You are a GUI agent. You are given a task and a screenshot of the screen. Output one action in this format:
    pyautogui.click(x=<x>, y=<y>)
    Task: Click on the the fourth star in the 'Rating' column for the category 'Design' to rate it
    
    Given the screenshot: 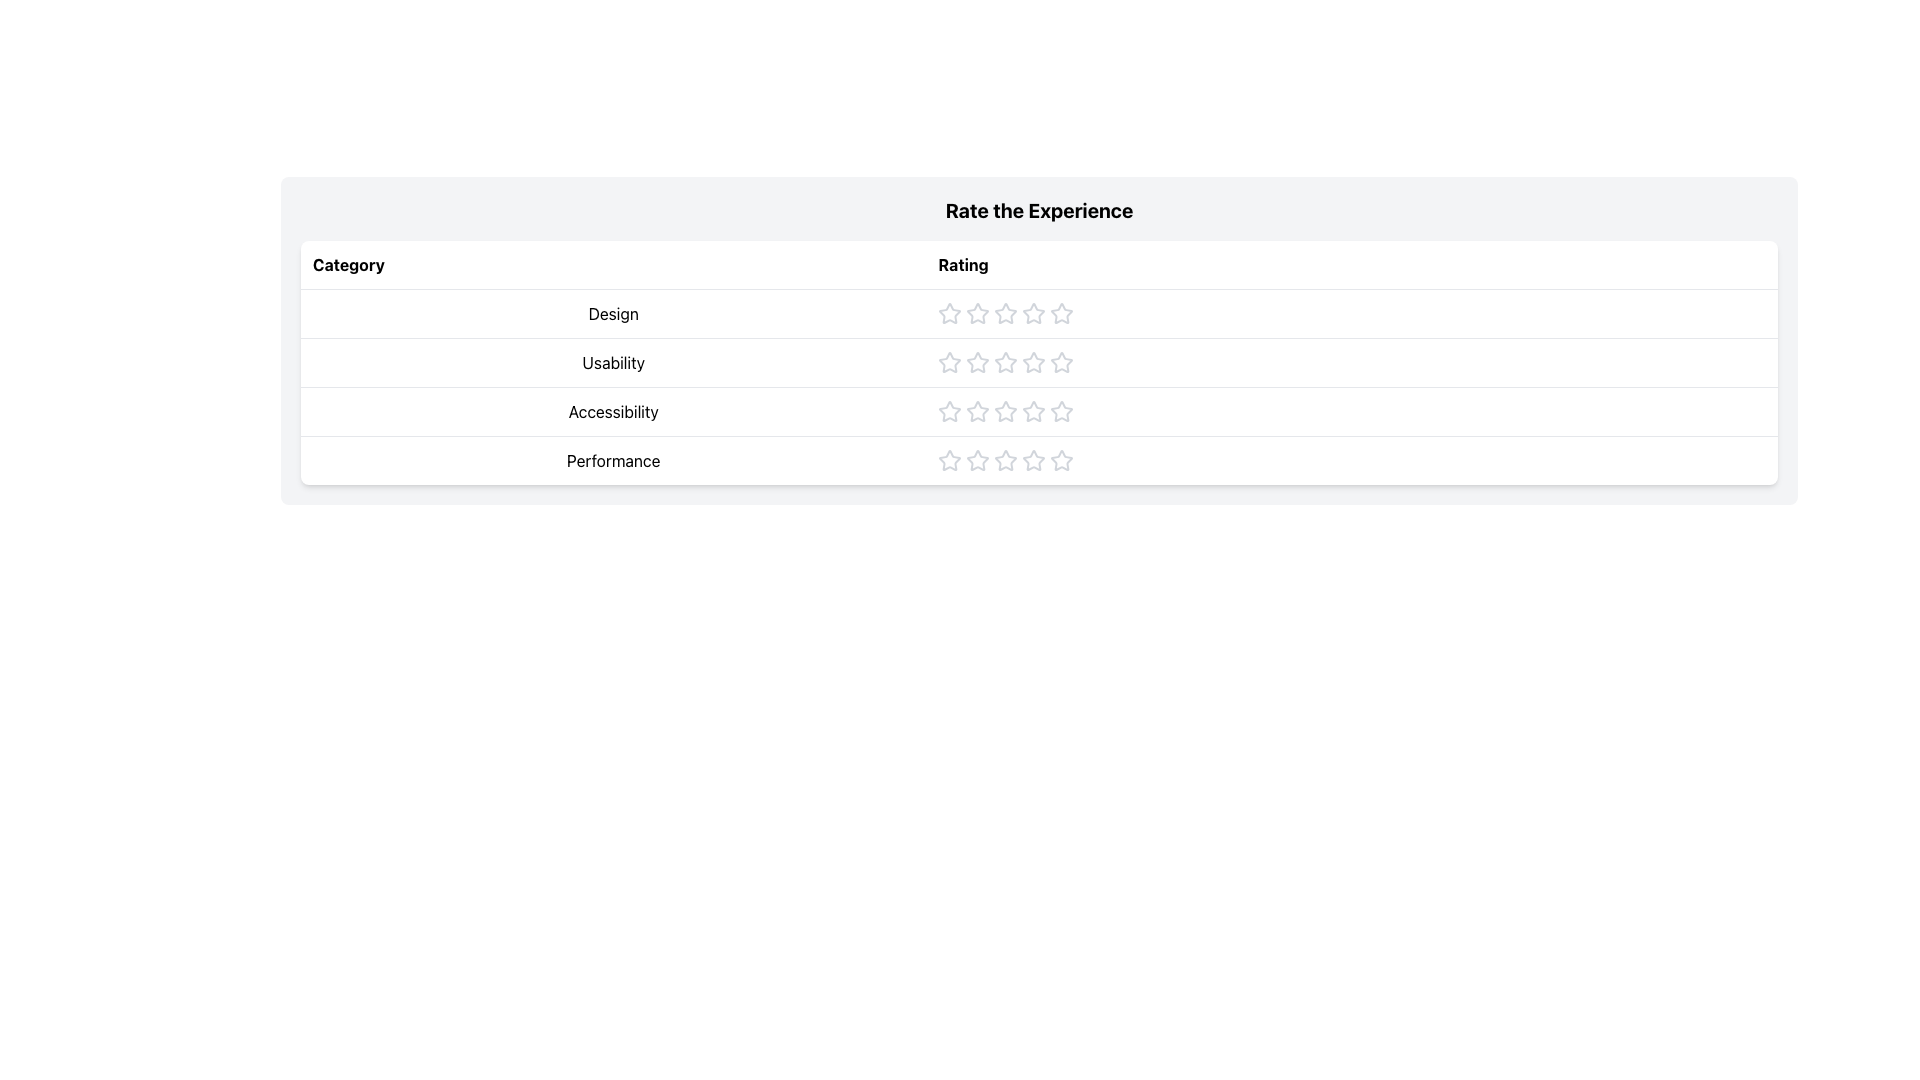 What is the action you would take?
    pyautogui.click(x=1061, y=313)
    